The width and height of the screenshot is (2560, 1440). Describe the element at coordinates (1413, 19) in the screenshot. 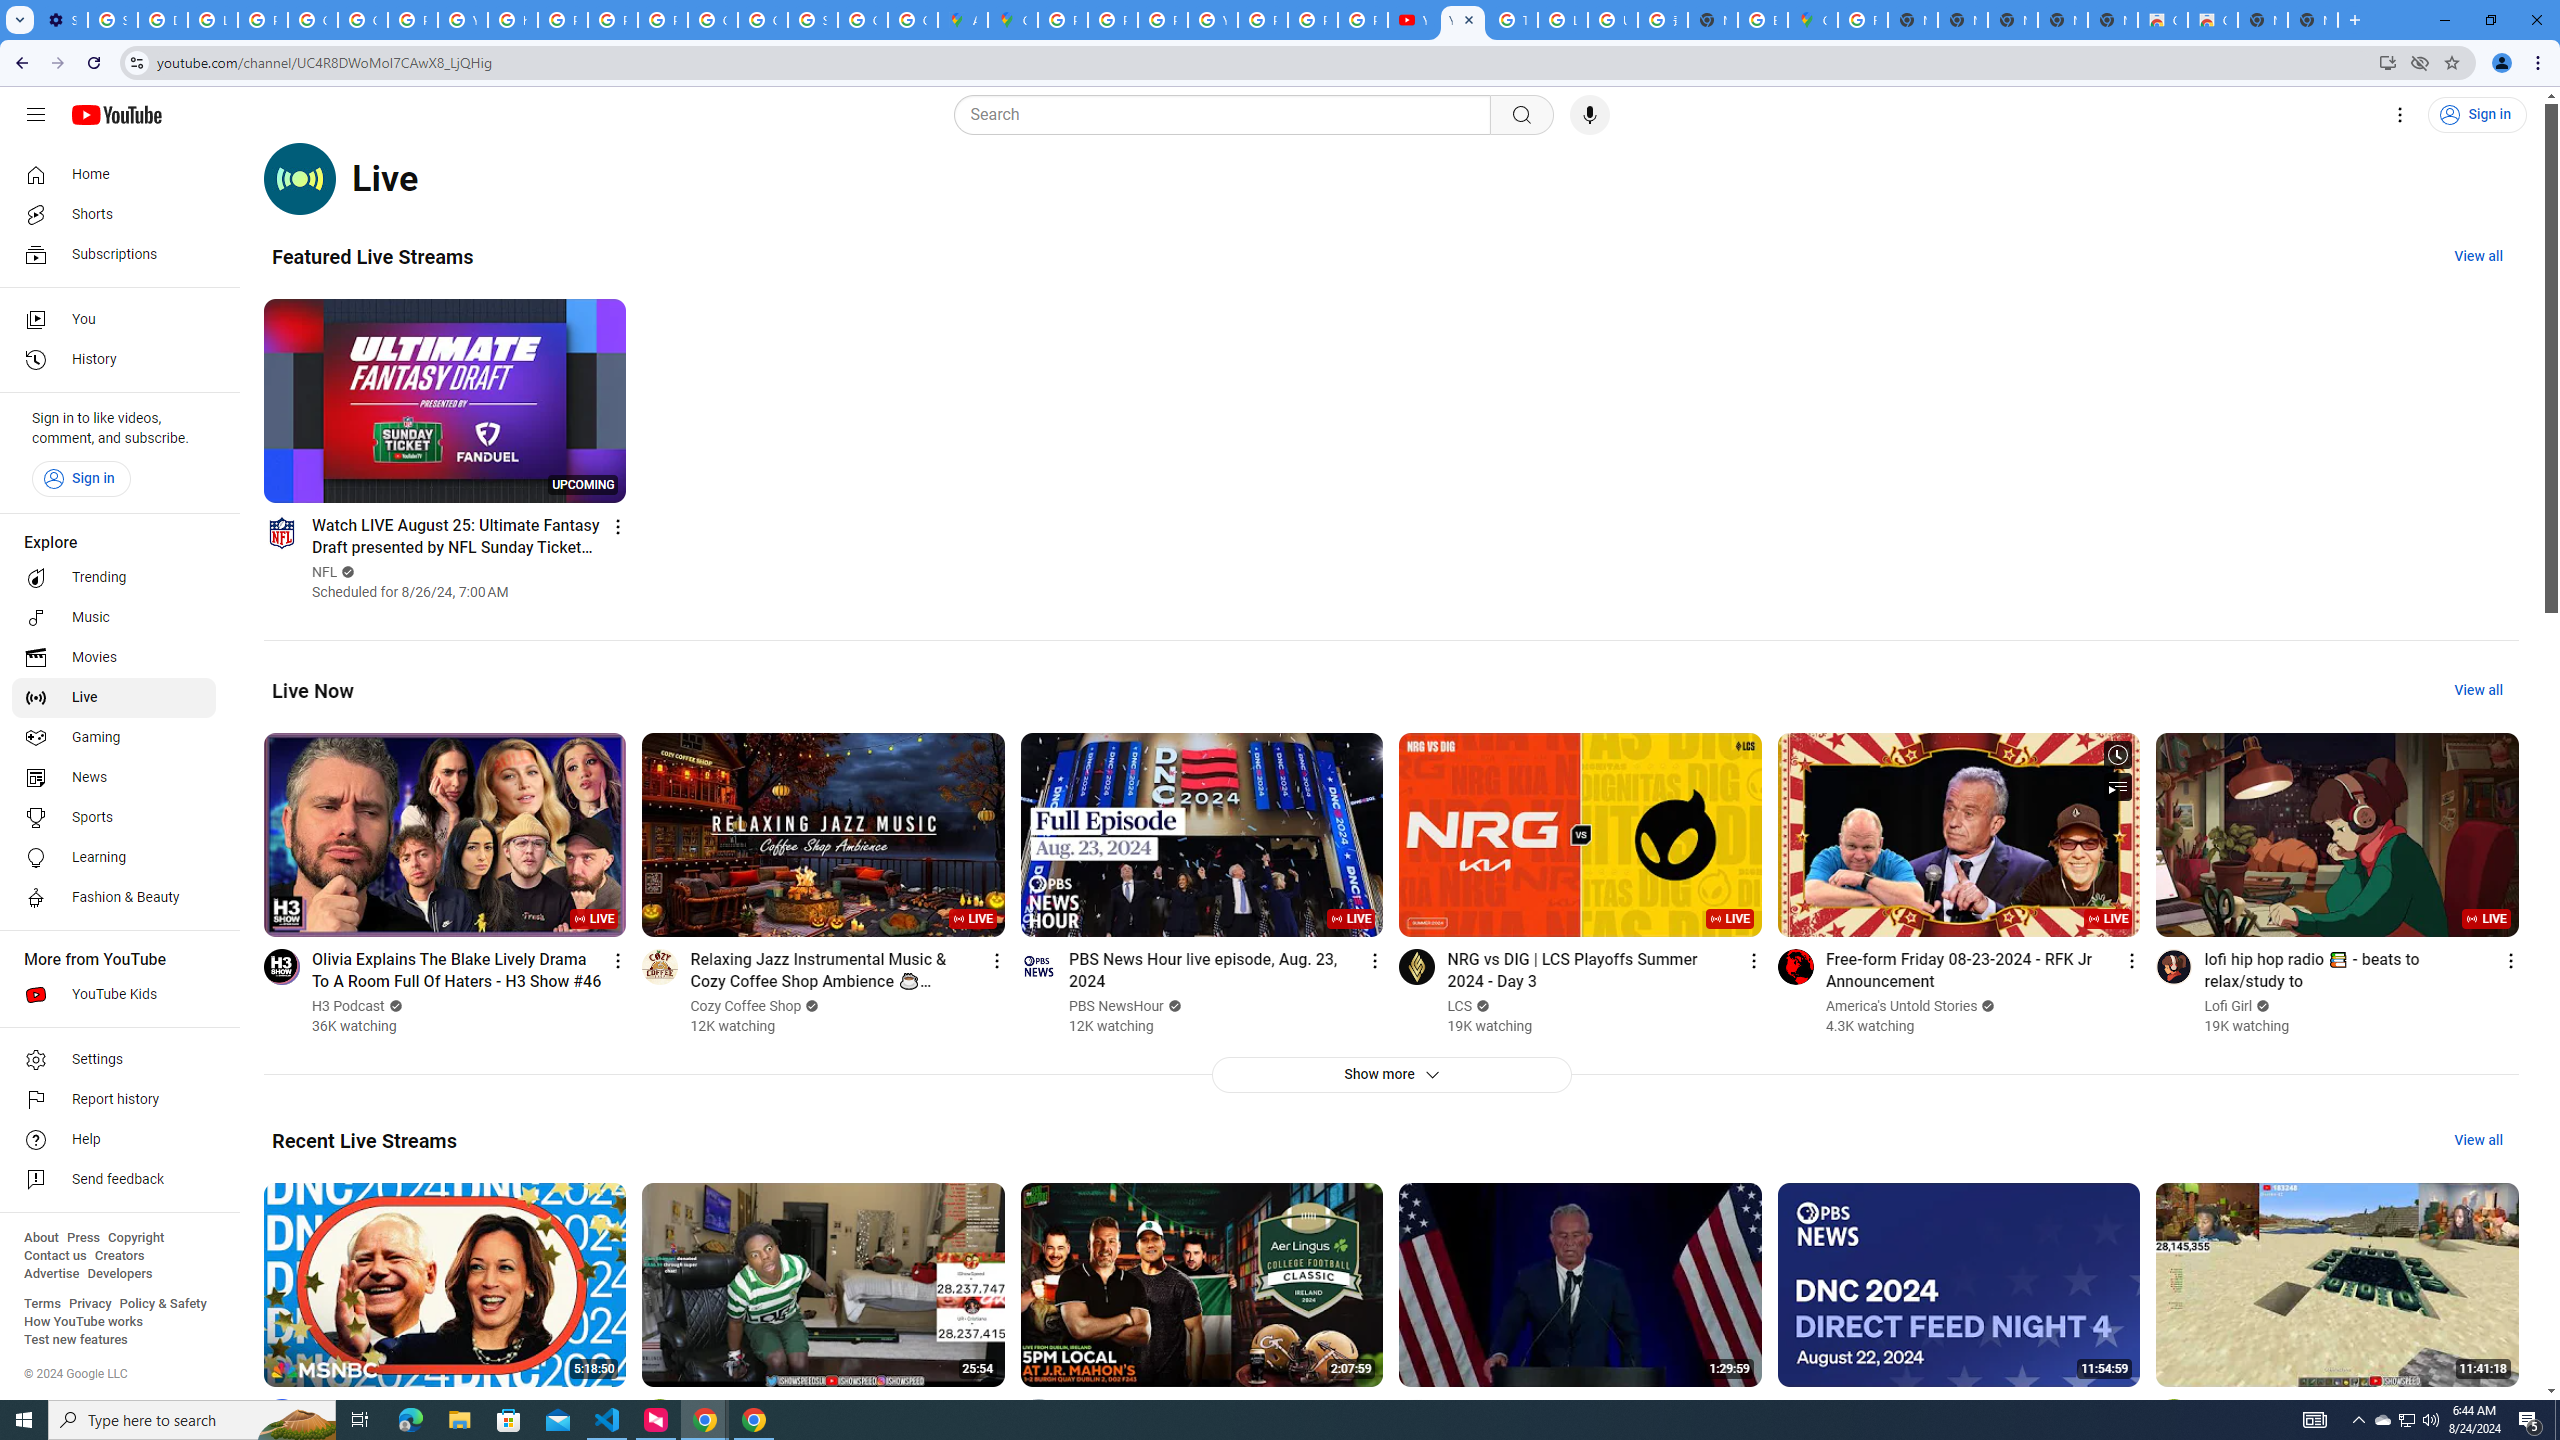

I see `'YouTube'` at that location.